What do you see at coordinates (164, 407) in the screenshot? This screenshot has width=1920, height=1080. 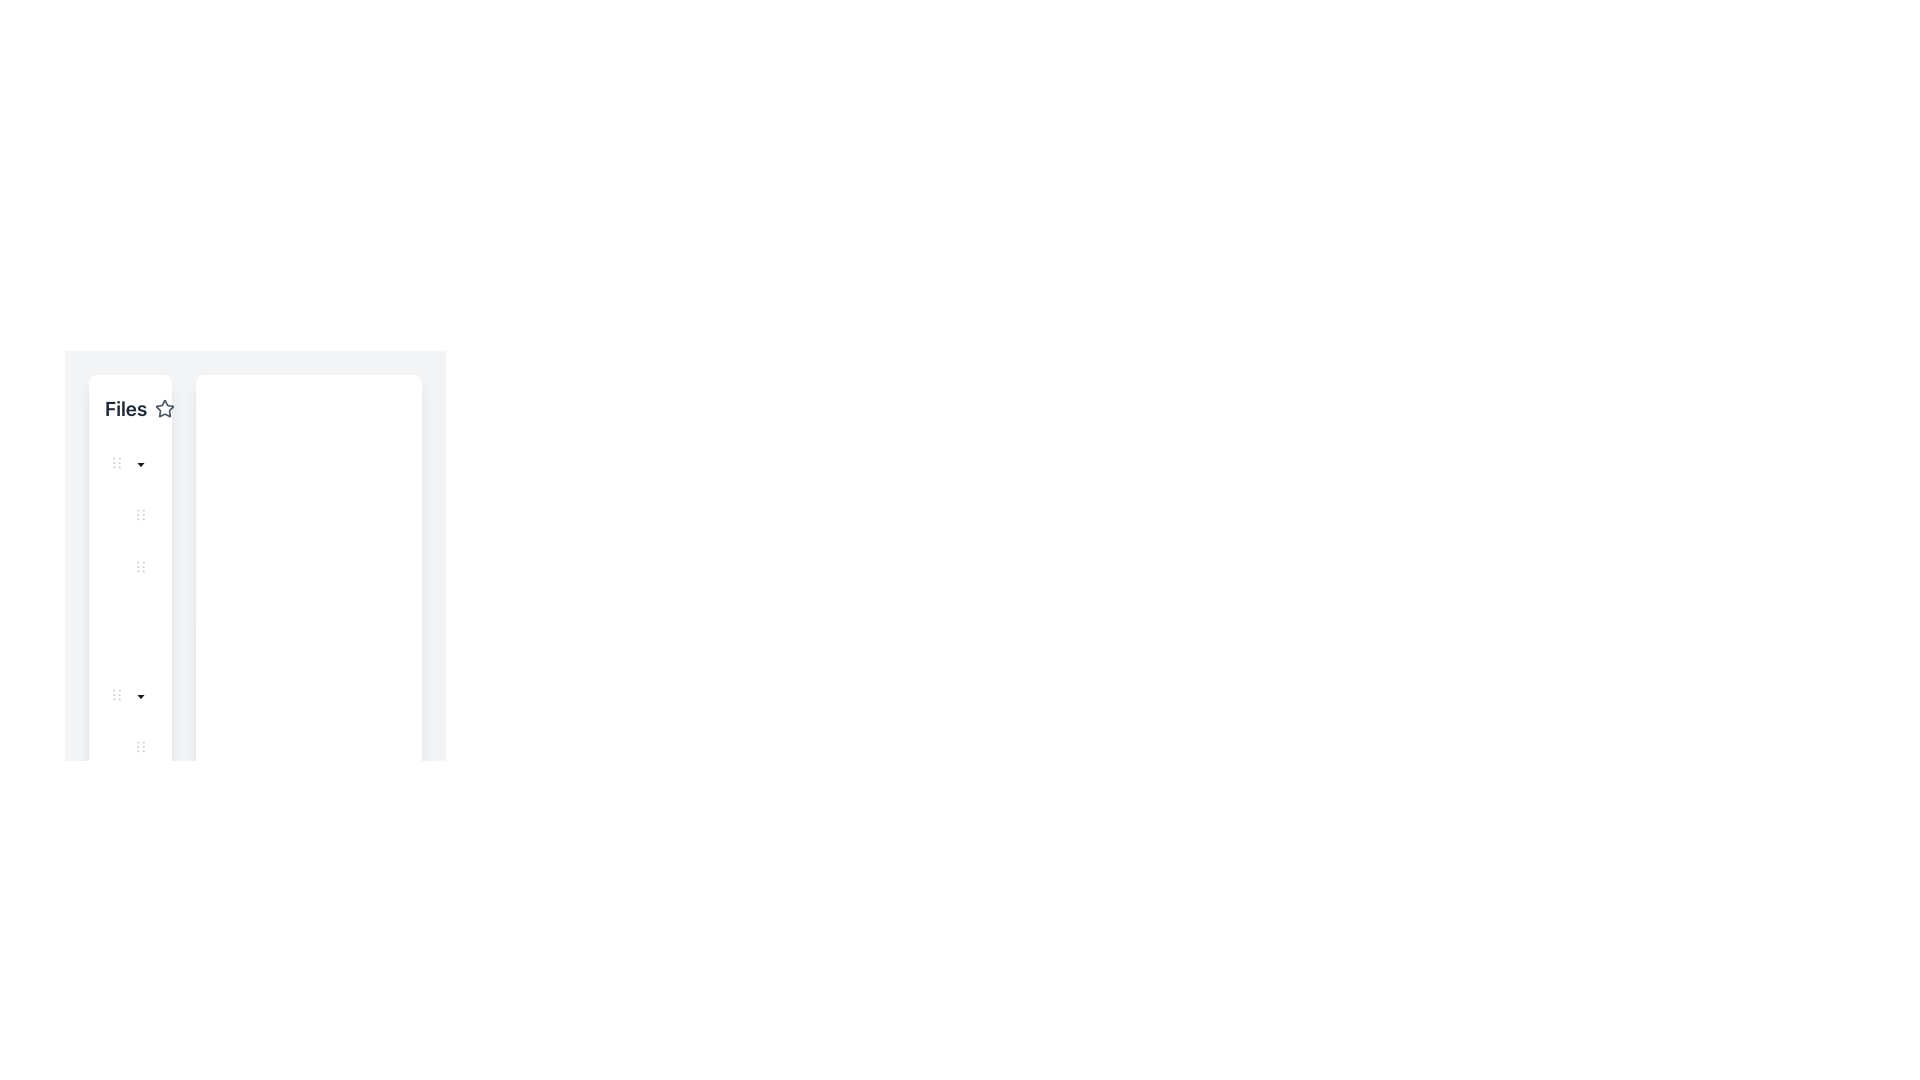 I see `the star-shaped button located in the vertical toolbar on the left side, which has a gray outline and white background` at bounding box center [164, 407].